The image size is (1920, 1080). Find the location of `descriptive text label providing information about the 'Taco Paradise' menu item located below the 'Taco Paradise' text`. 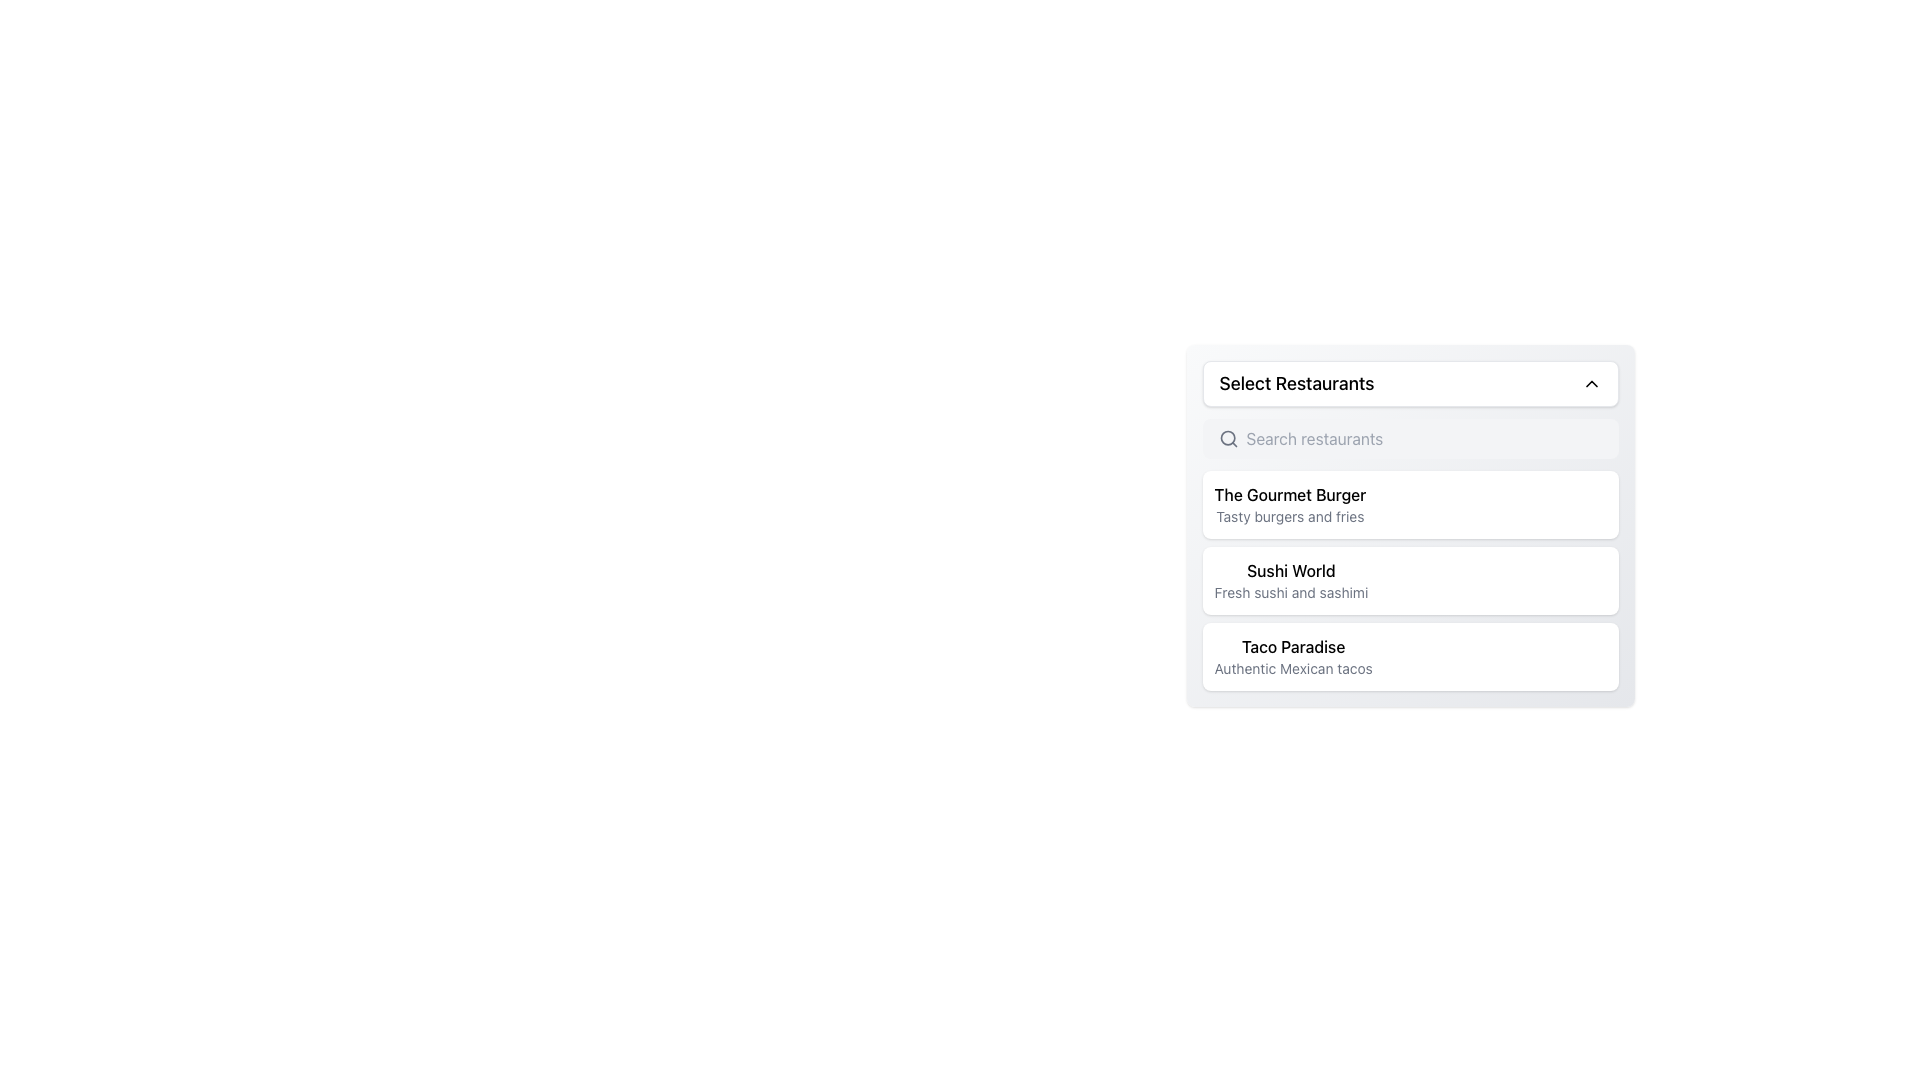

descriptive text label providing information about the 'Taco Paradise' menu item located below the 'Taco Paradise' text is located at coordinates (1293, 668).